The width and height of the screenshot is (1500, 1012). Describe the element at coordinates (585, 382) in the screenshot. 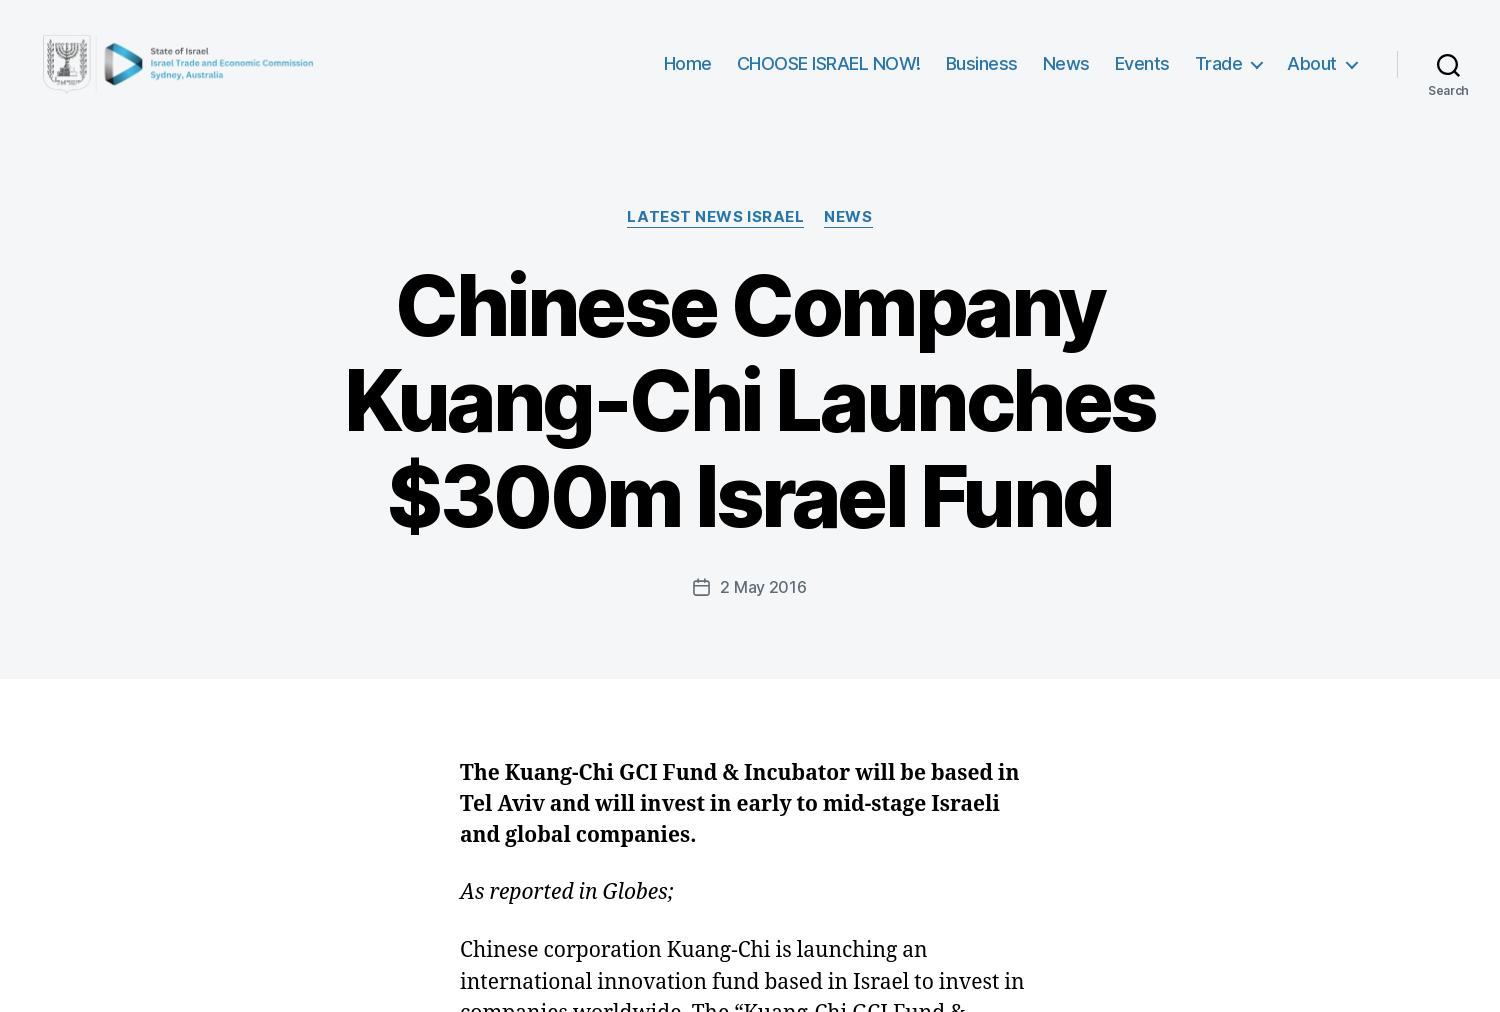

I see `'Facebook'` at that location.